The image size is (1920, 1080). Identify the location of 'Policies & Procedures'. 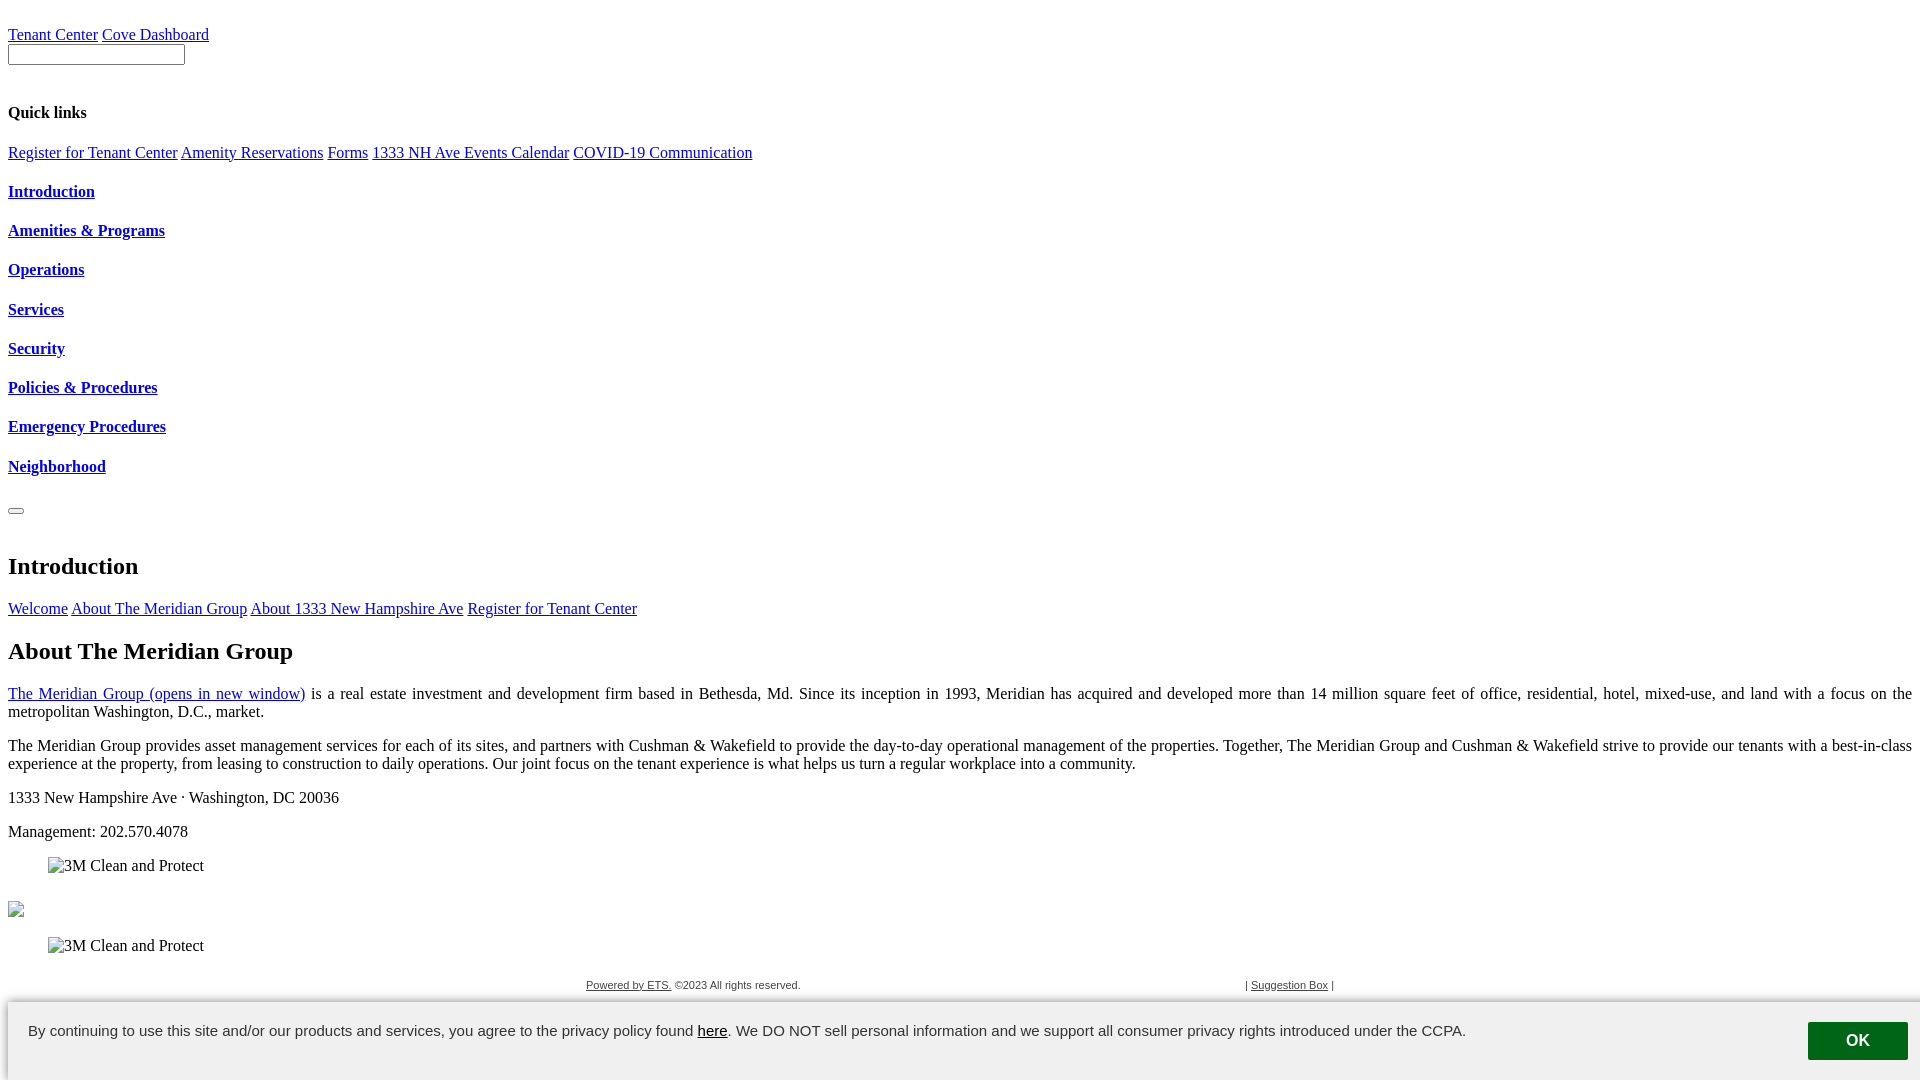
(960, 388).